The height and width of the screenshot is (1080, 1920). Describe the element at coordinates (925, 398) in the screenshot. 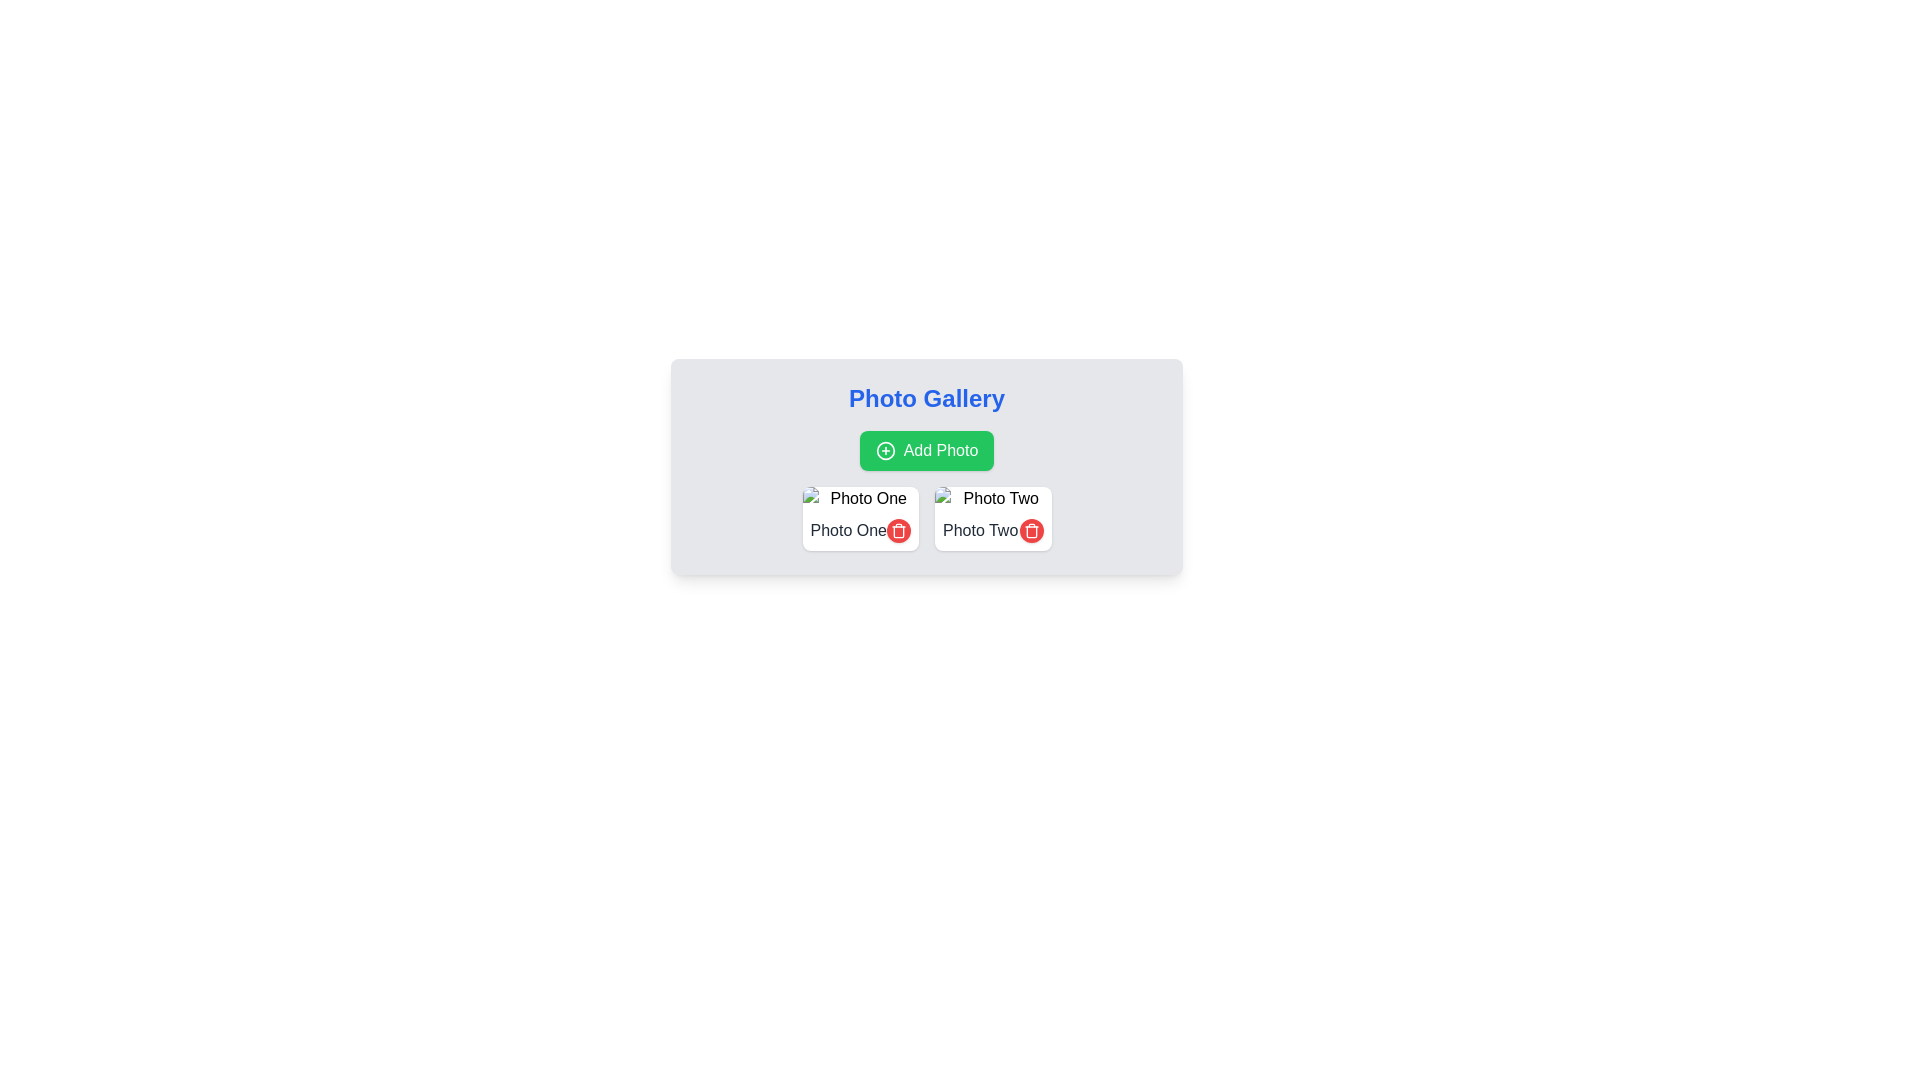

I see `the Text Heading element, which serves as a title or headline for the section, positioned above the 'Add Photo' button` at that location.